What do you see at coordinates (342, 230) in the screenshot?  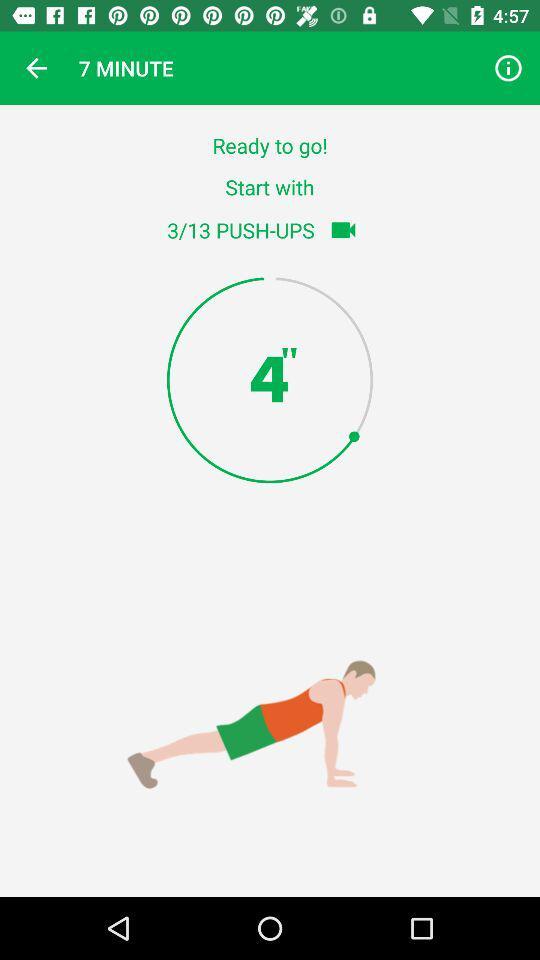 I see `the videocam icon` at bounding box center [342, 230].